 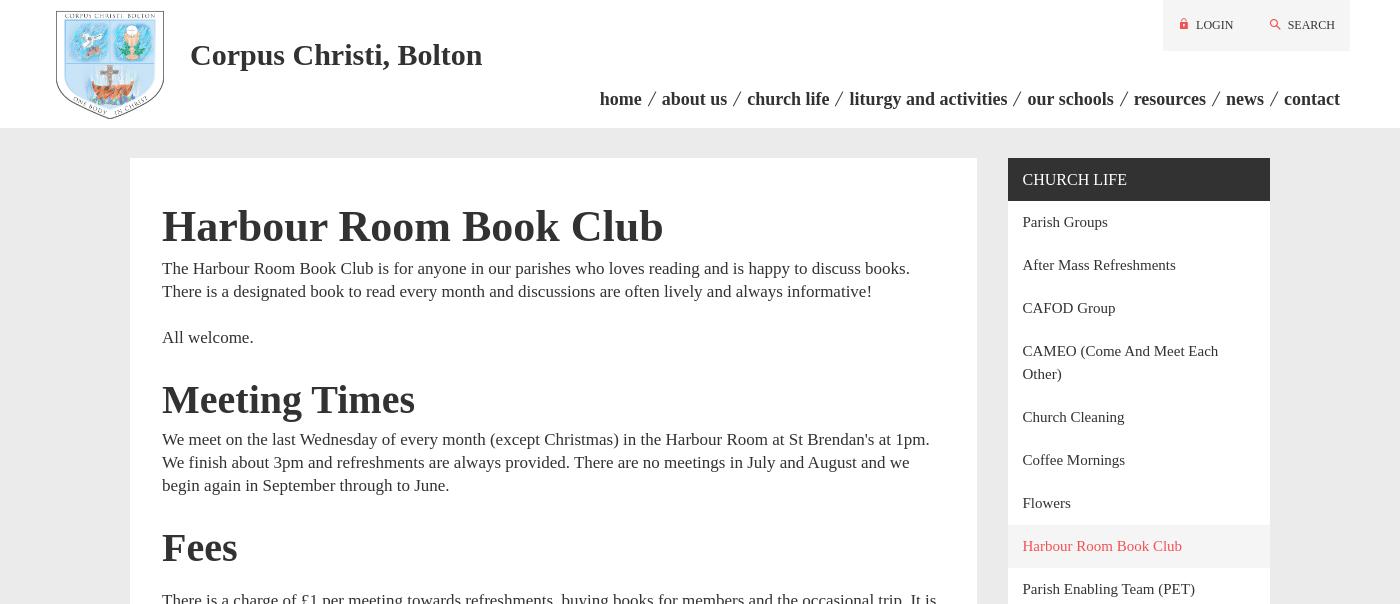 What do you see at coordinates (161, 289) in the screenshot?
I see `'There is a designated book to read every month and discussions are often lively and always informative!'` at bounding box center [161, 289].